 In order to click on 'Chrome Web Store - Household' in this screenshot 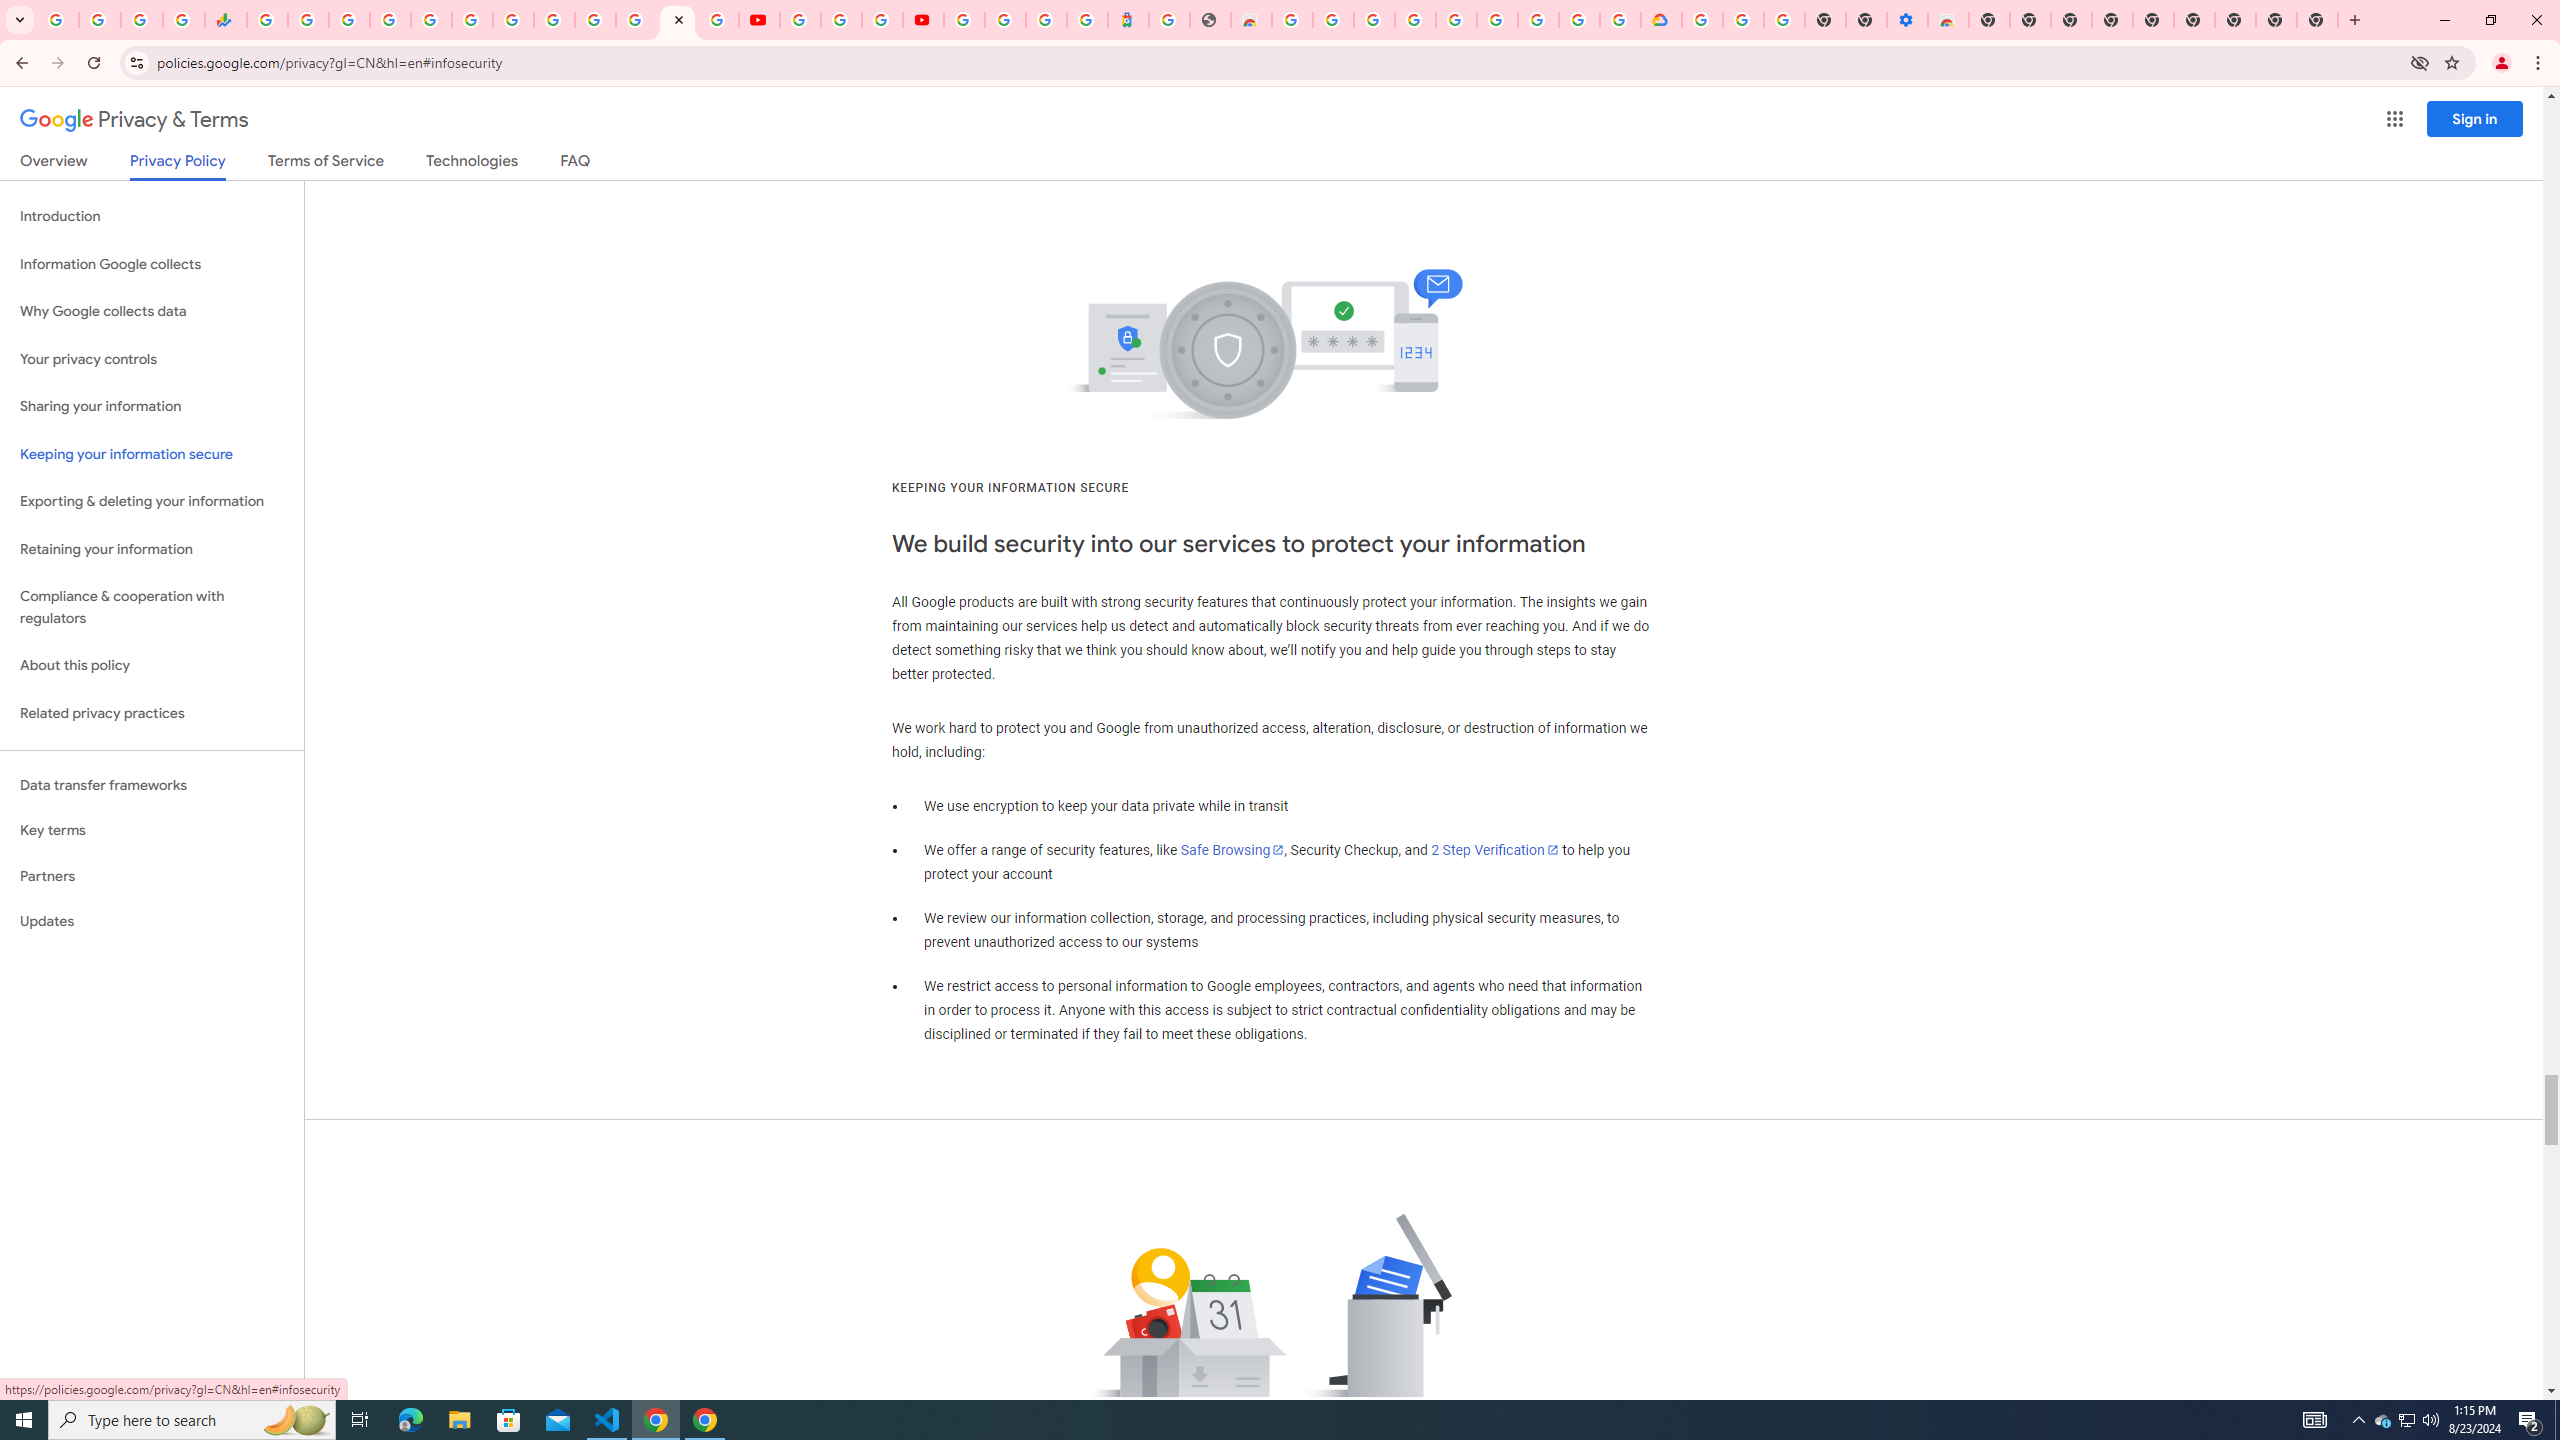, I will do `click(1250, 19)`.